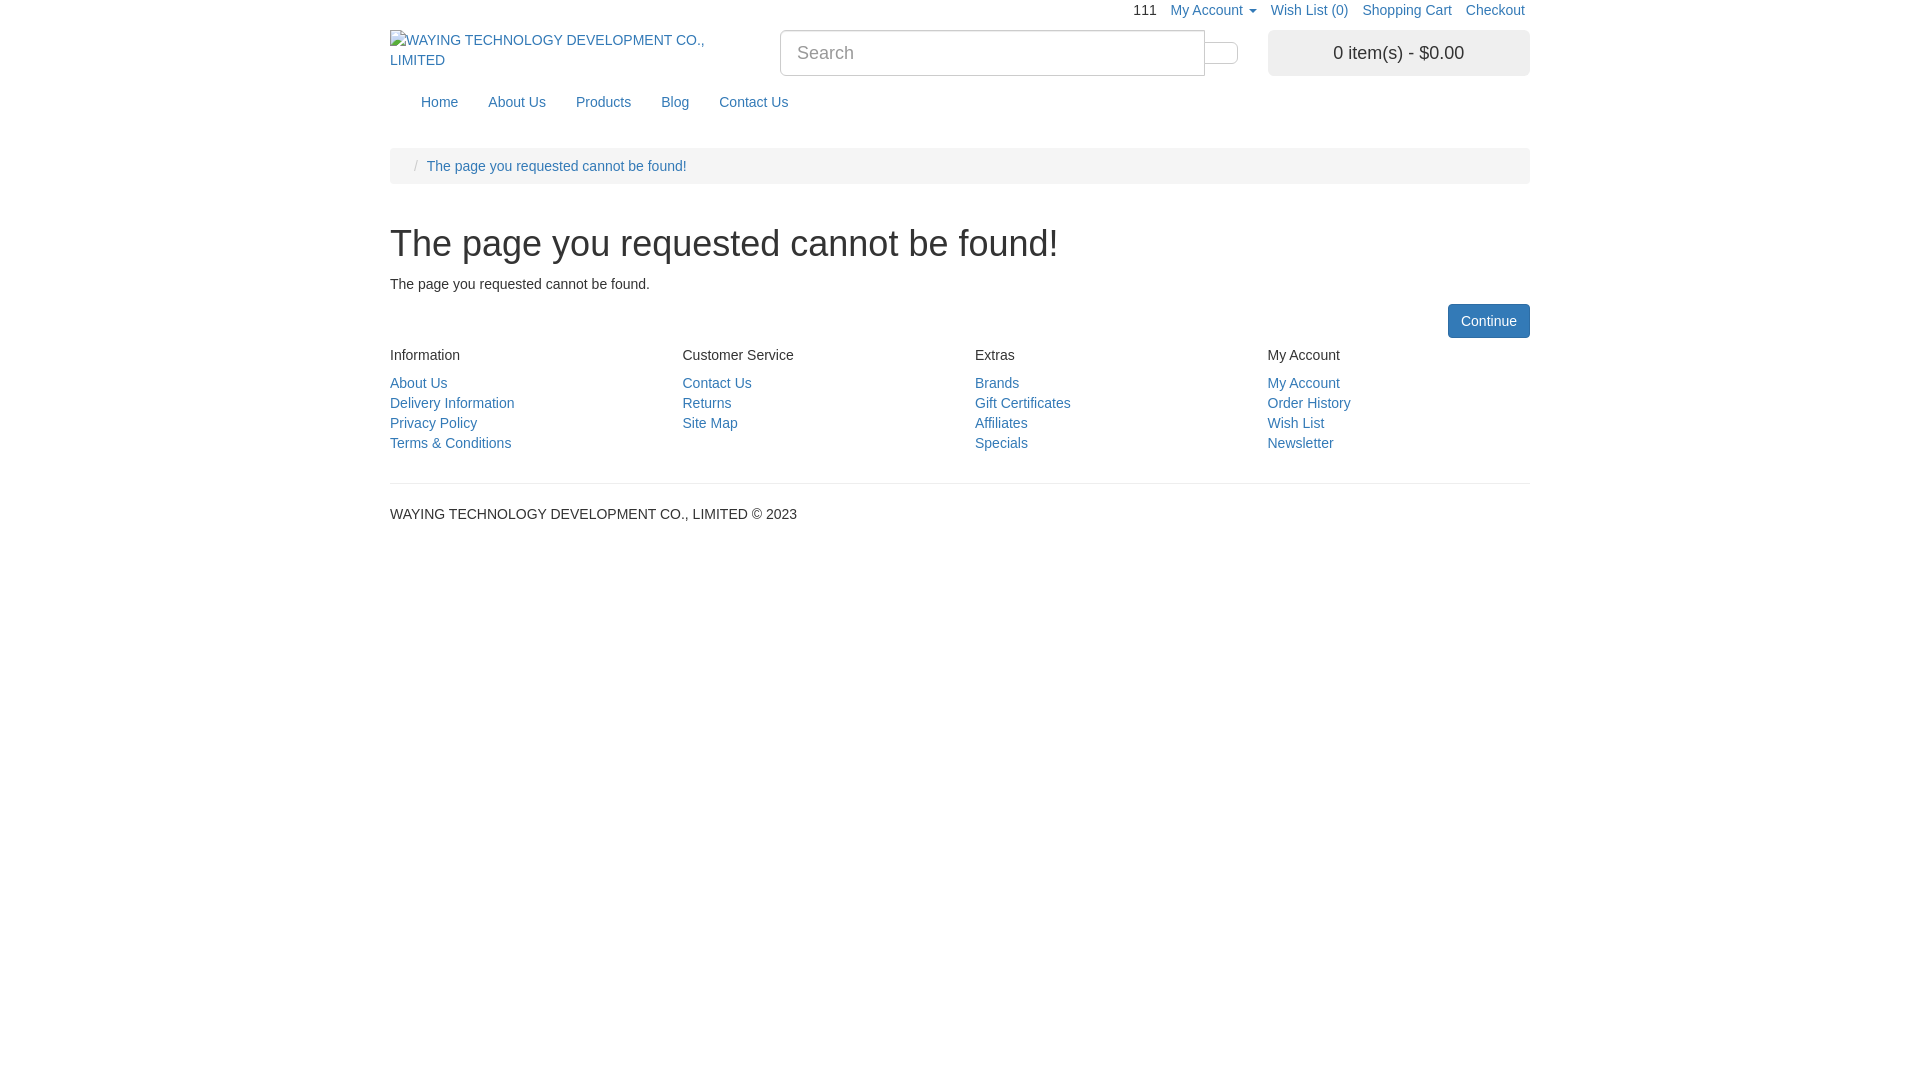  Describe the element at coordinates (716, 382) in the screenshot. I see `'Contact Us'` at that location.